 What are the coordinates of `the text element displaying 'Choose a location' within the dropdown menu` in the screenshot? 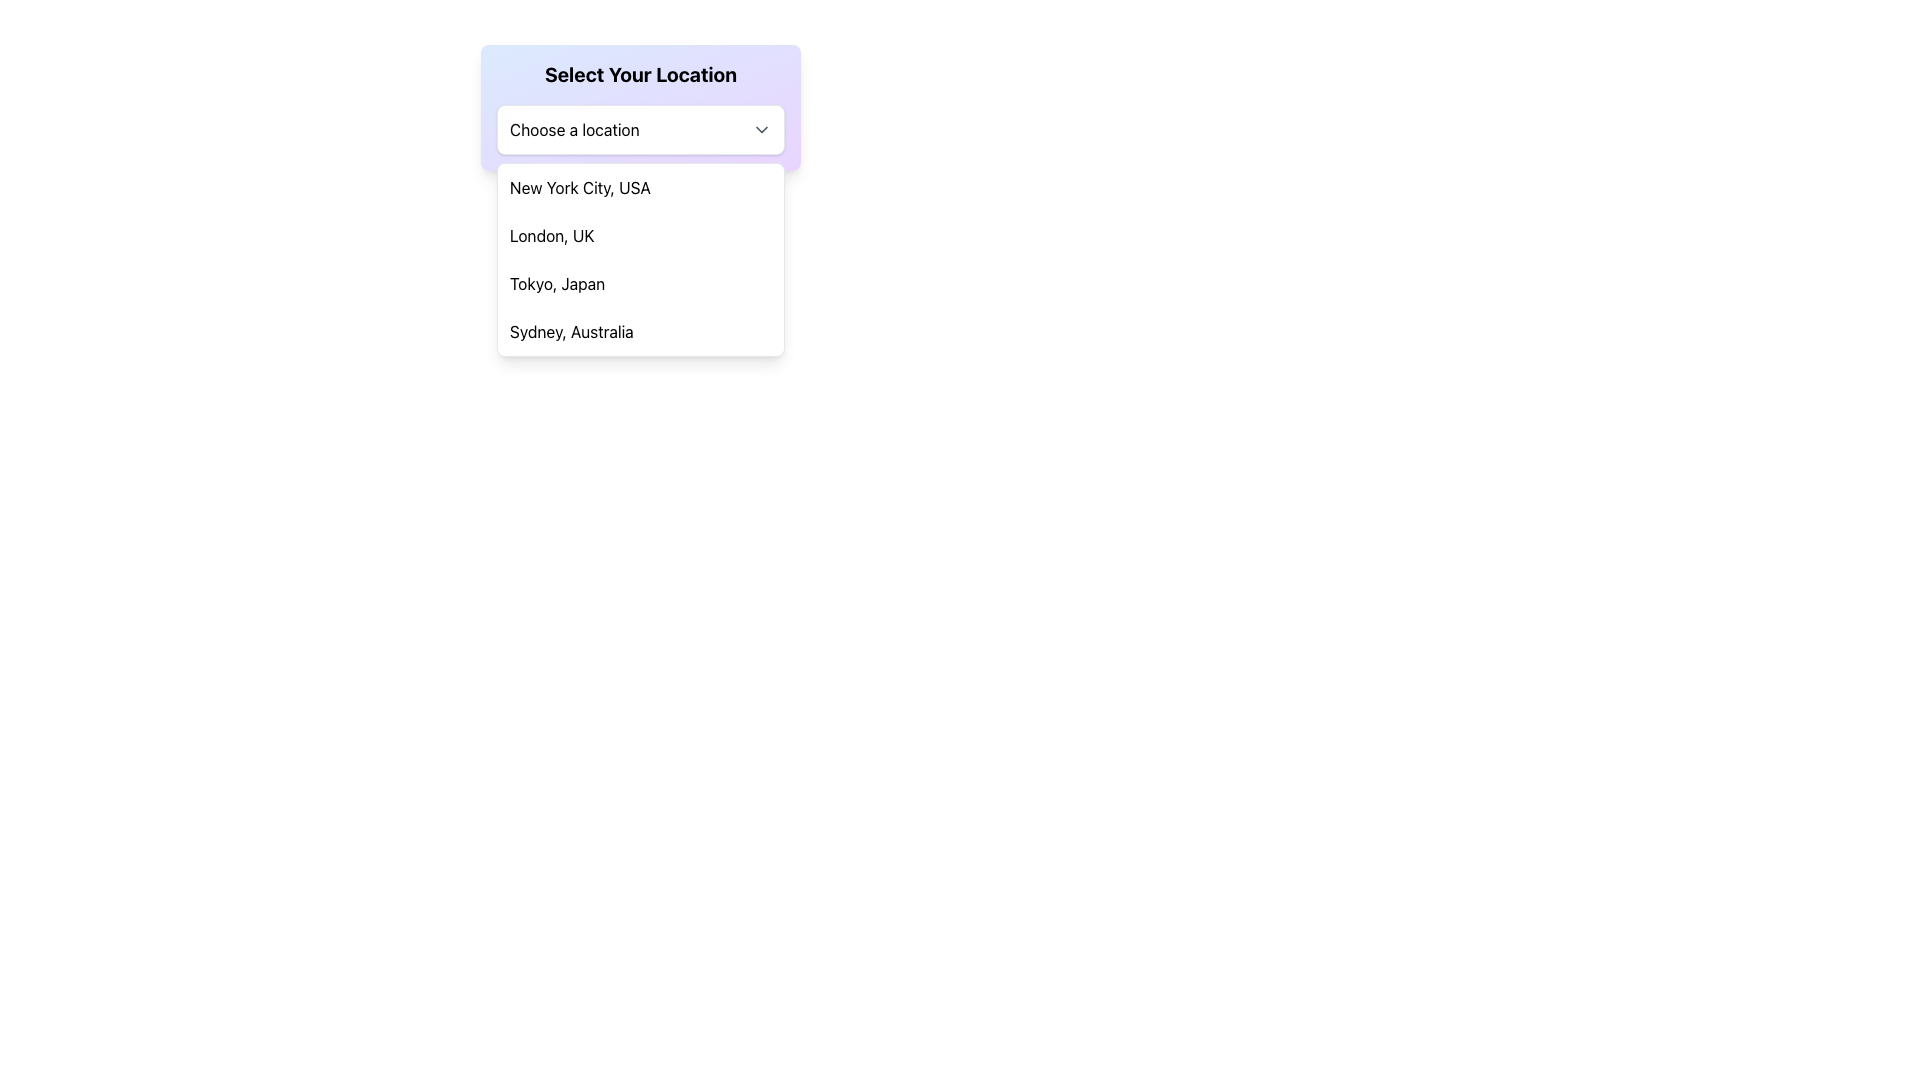 It's located at (573, 130).